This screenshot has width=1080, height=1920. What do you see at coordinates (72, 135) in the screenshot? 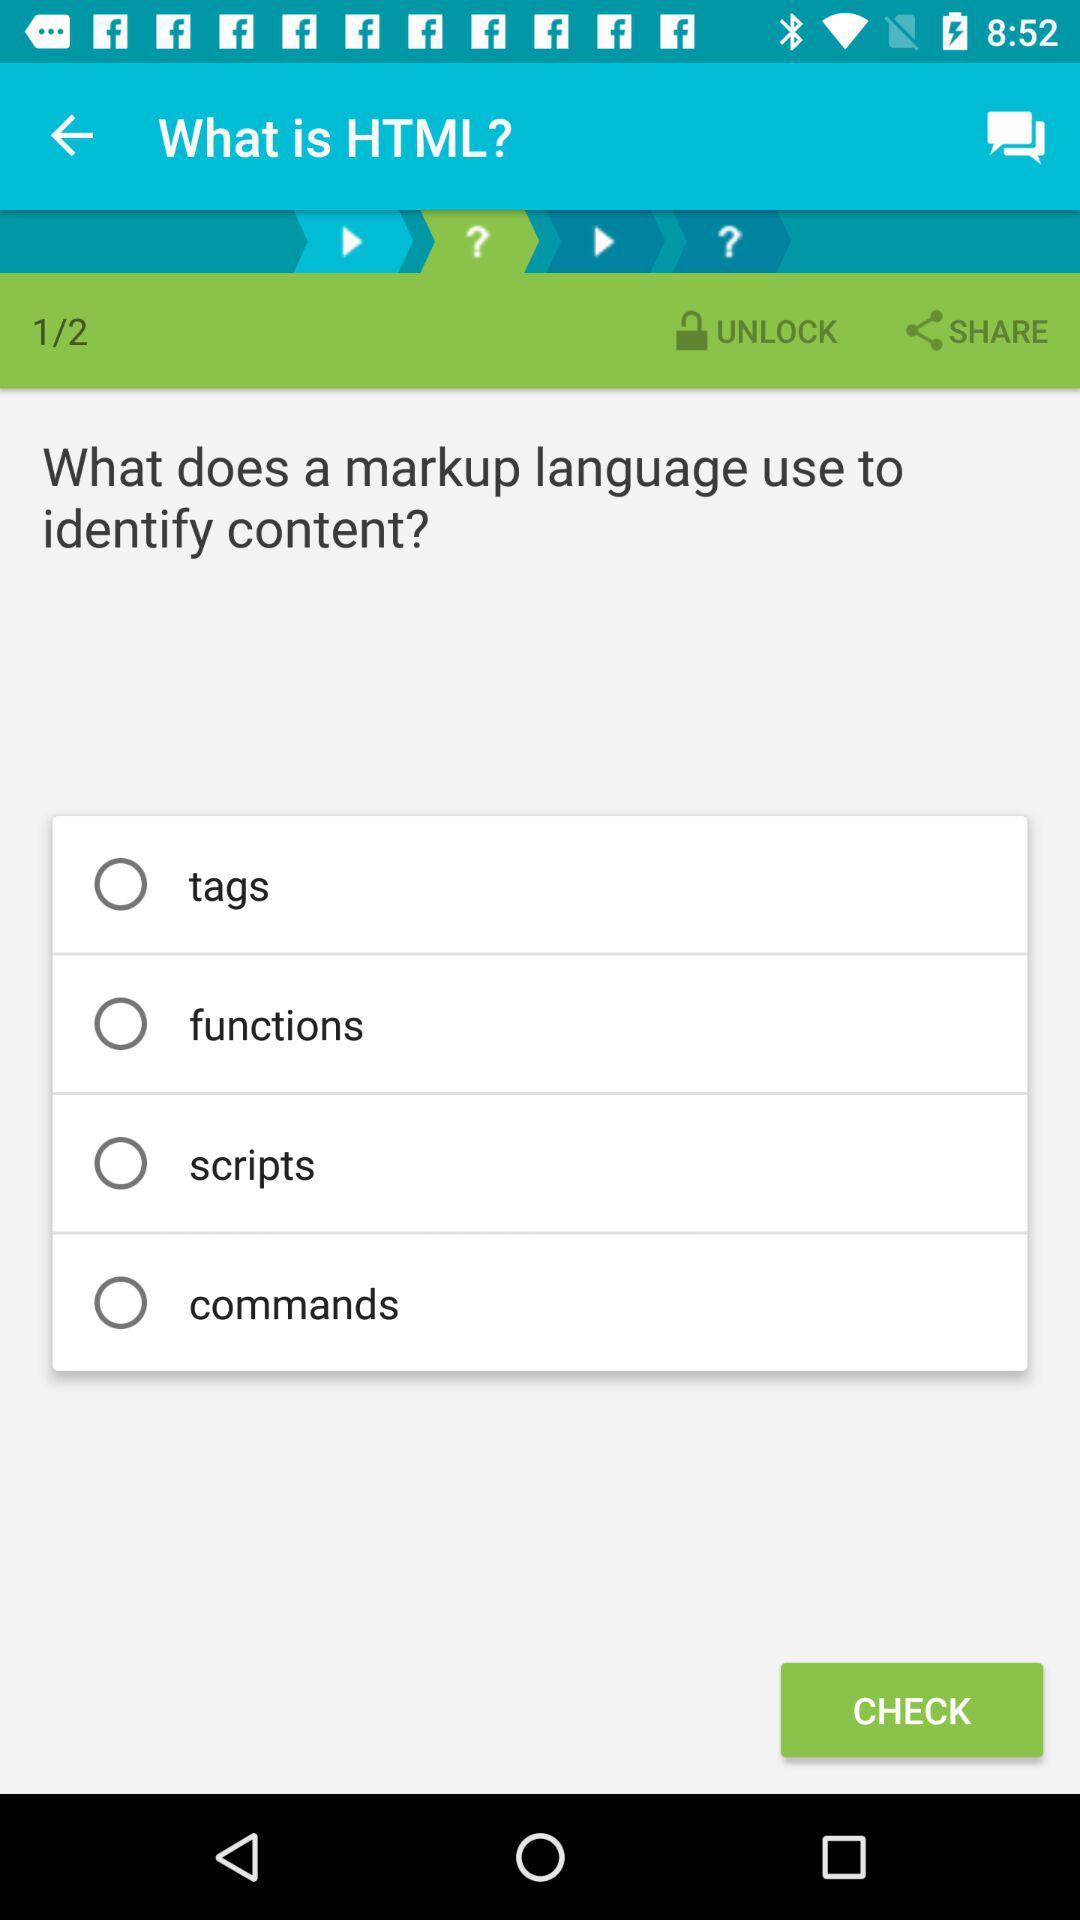
I see `the item next to the what is html? item` at bounding box center [72, 135].